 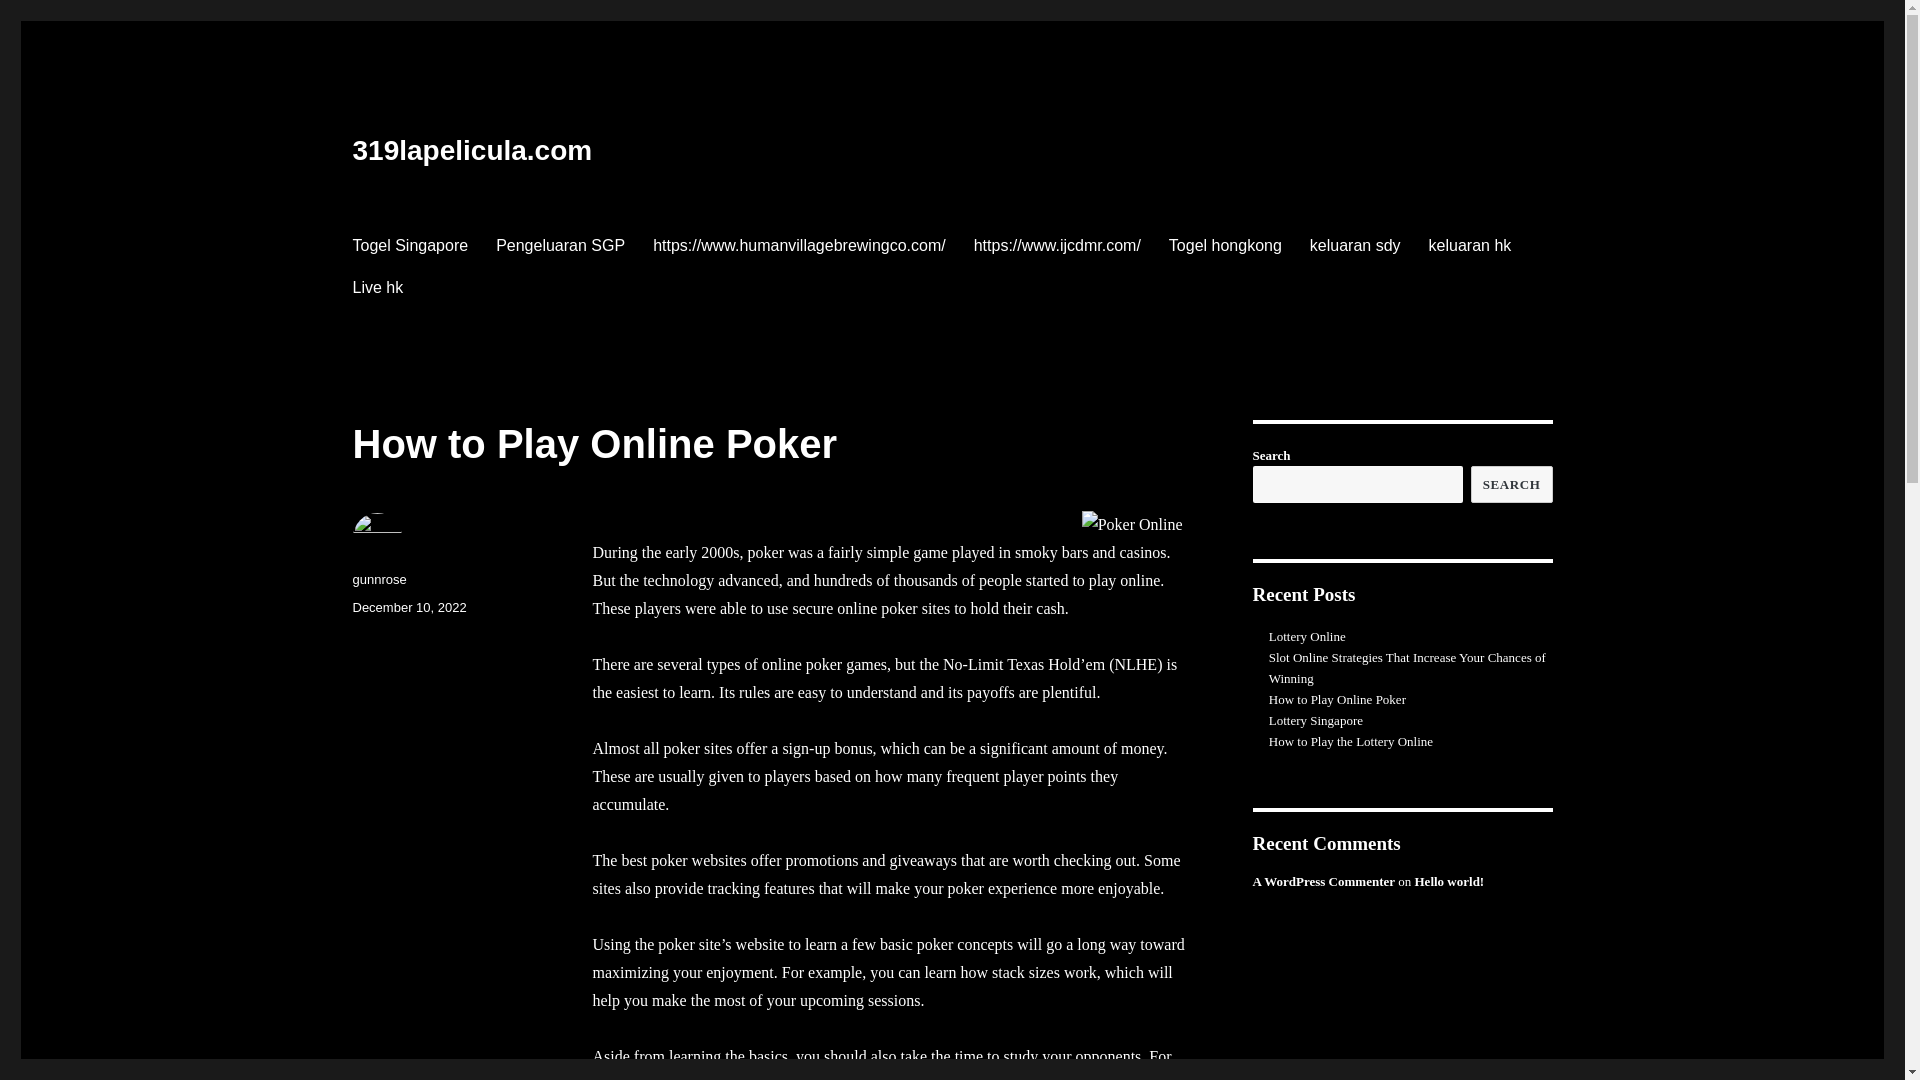 What do you see at coordinates (1512, 484) in the screenshot?
I see `'SEARCH'` at bounding box center [1512, 484].